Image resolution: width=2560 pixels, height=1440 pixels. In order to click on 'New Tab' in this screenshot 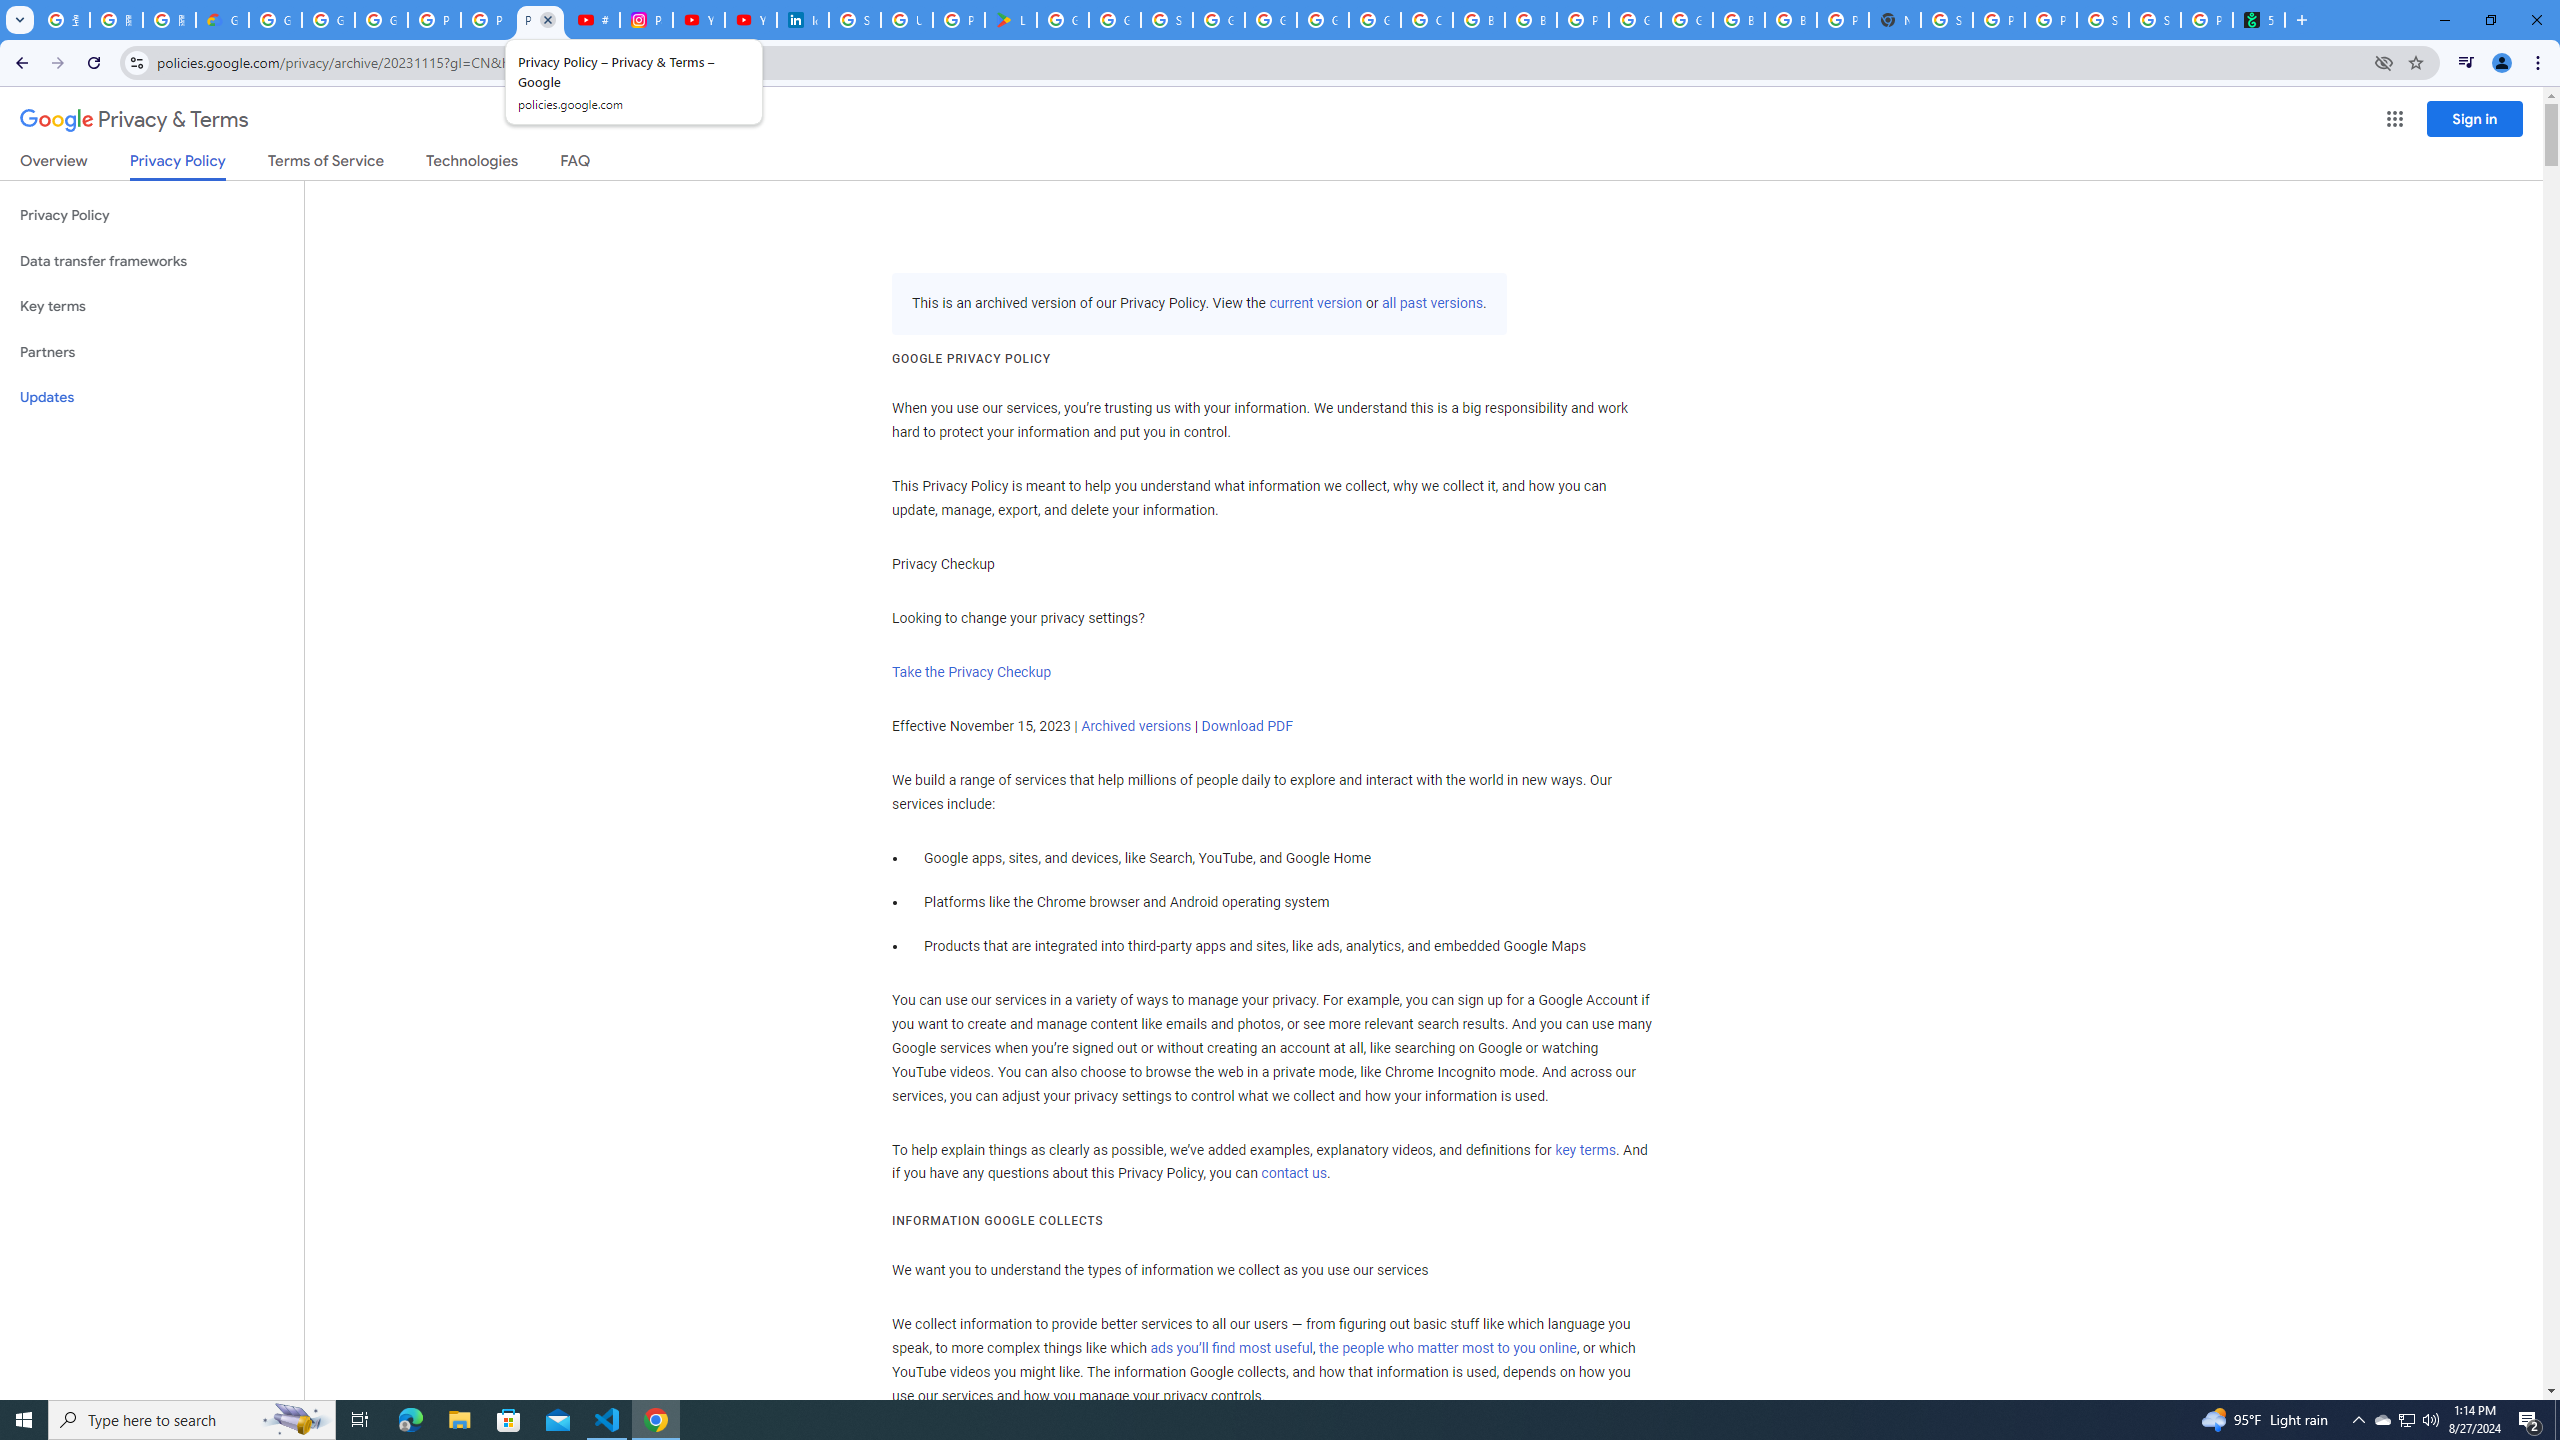, I will do `click(1895, 19)`.